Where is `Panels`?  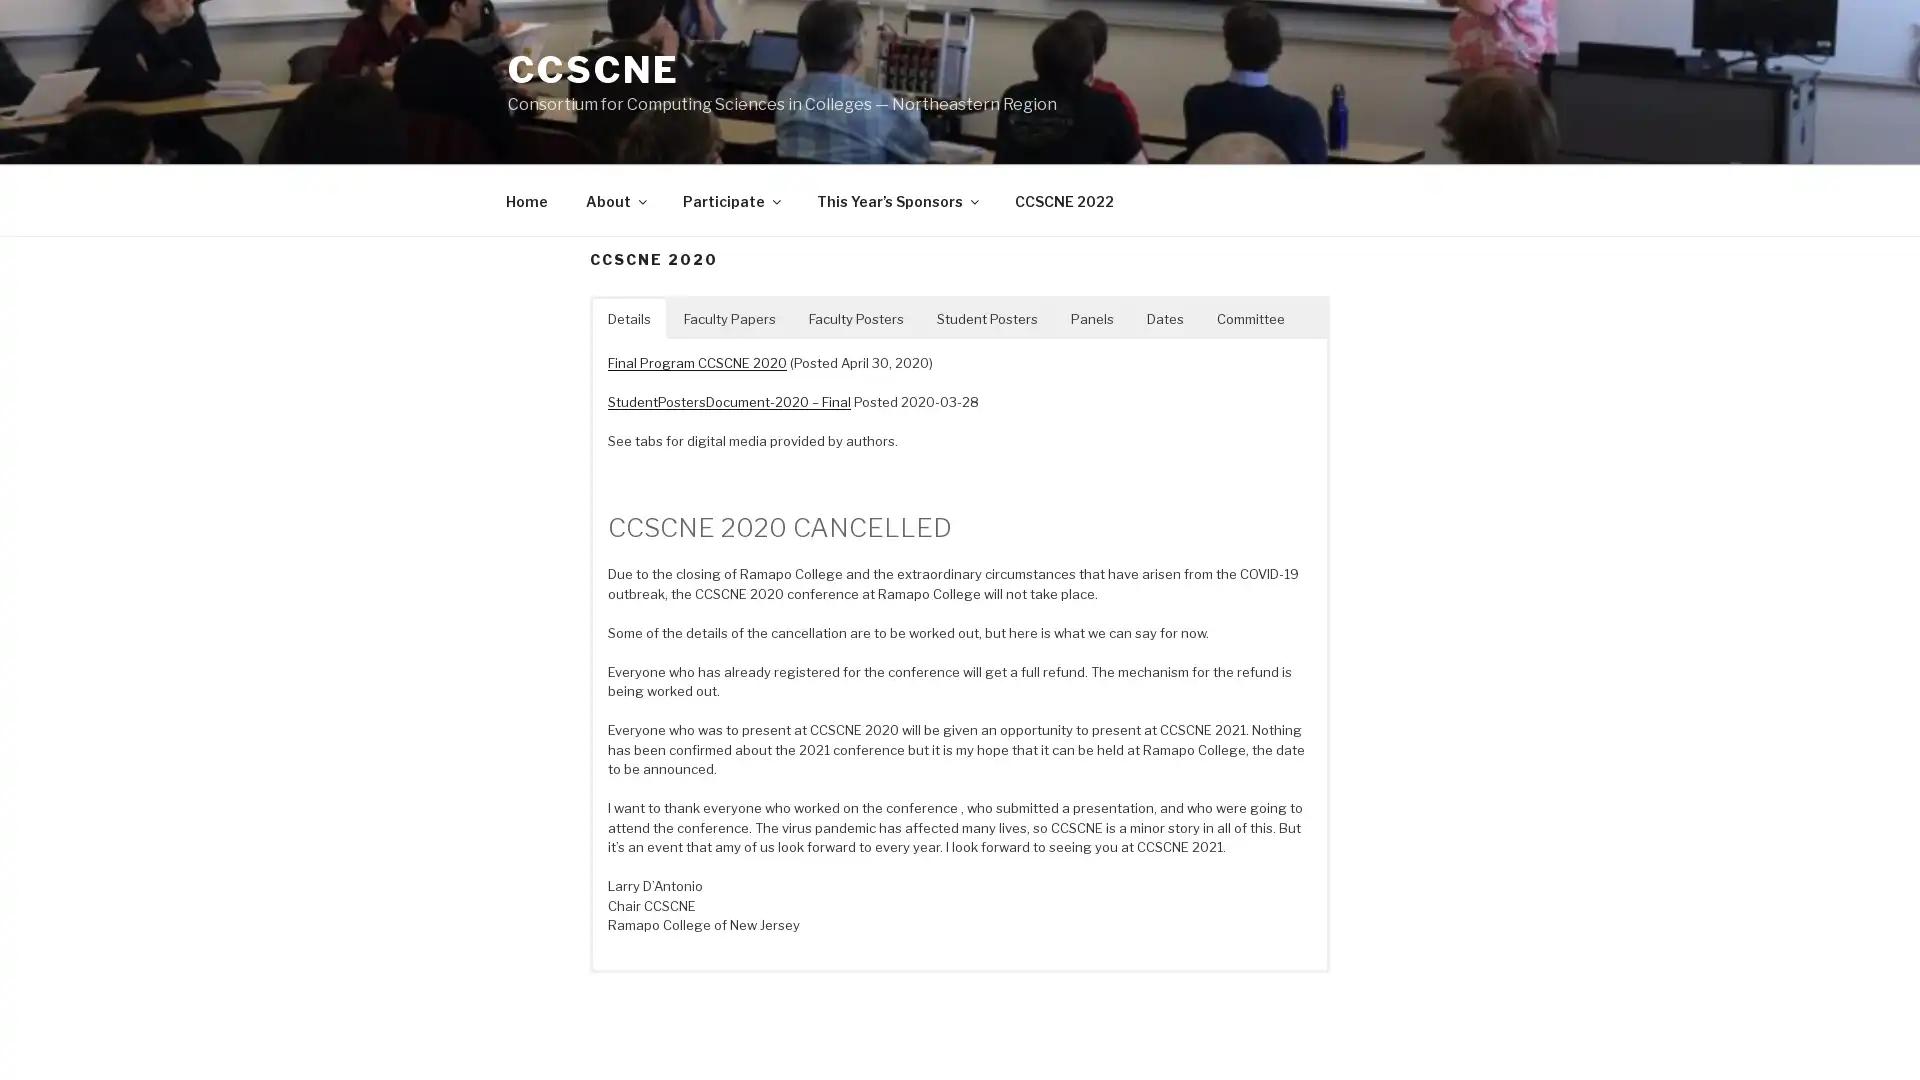 Panels is located at coordinates (1091, 316).